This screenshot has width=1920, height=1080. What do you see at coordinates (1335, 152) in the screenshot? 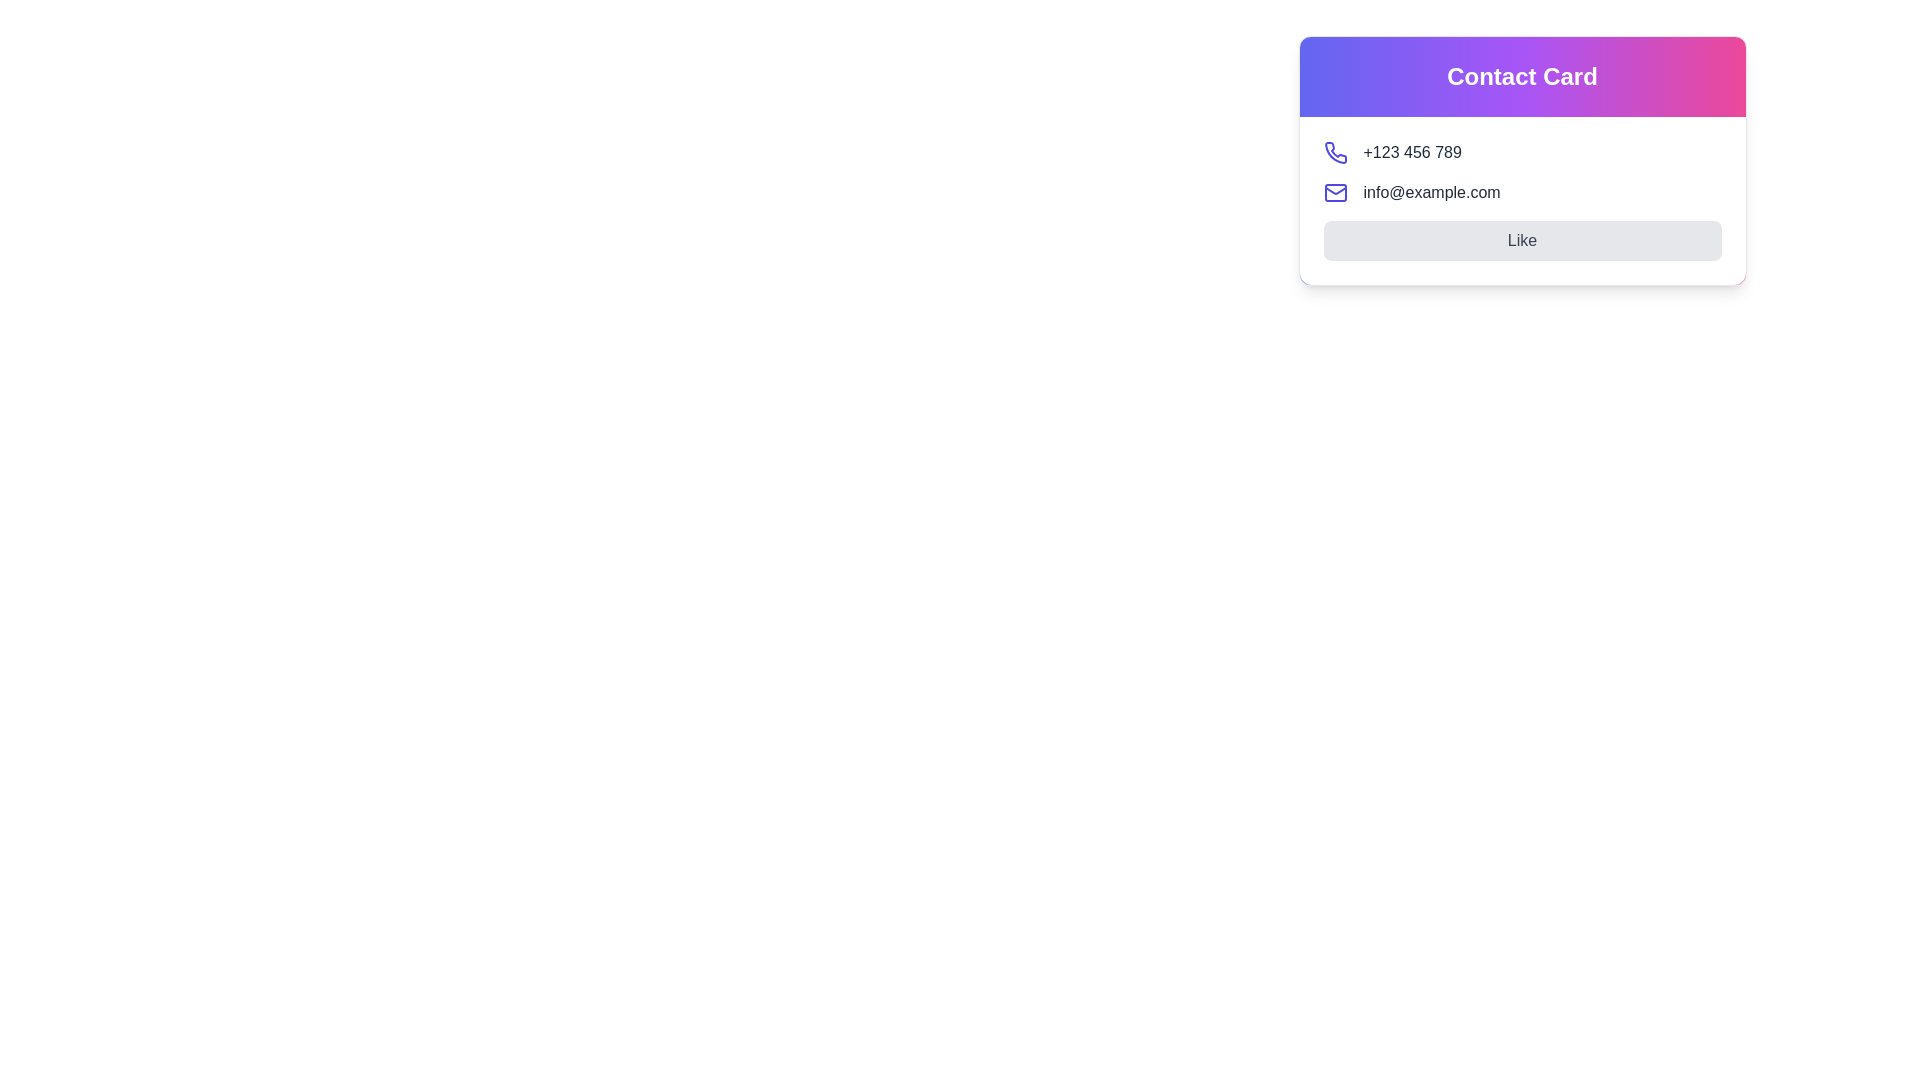
I see `the phone icon located at the top left of the contact details section to initiate the calling action` at bounding box center [1335, 152].